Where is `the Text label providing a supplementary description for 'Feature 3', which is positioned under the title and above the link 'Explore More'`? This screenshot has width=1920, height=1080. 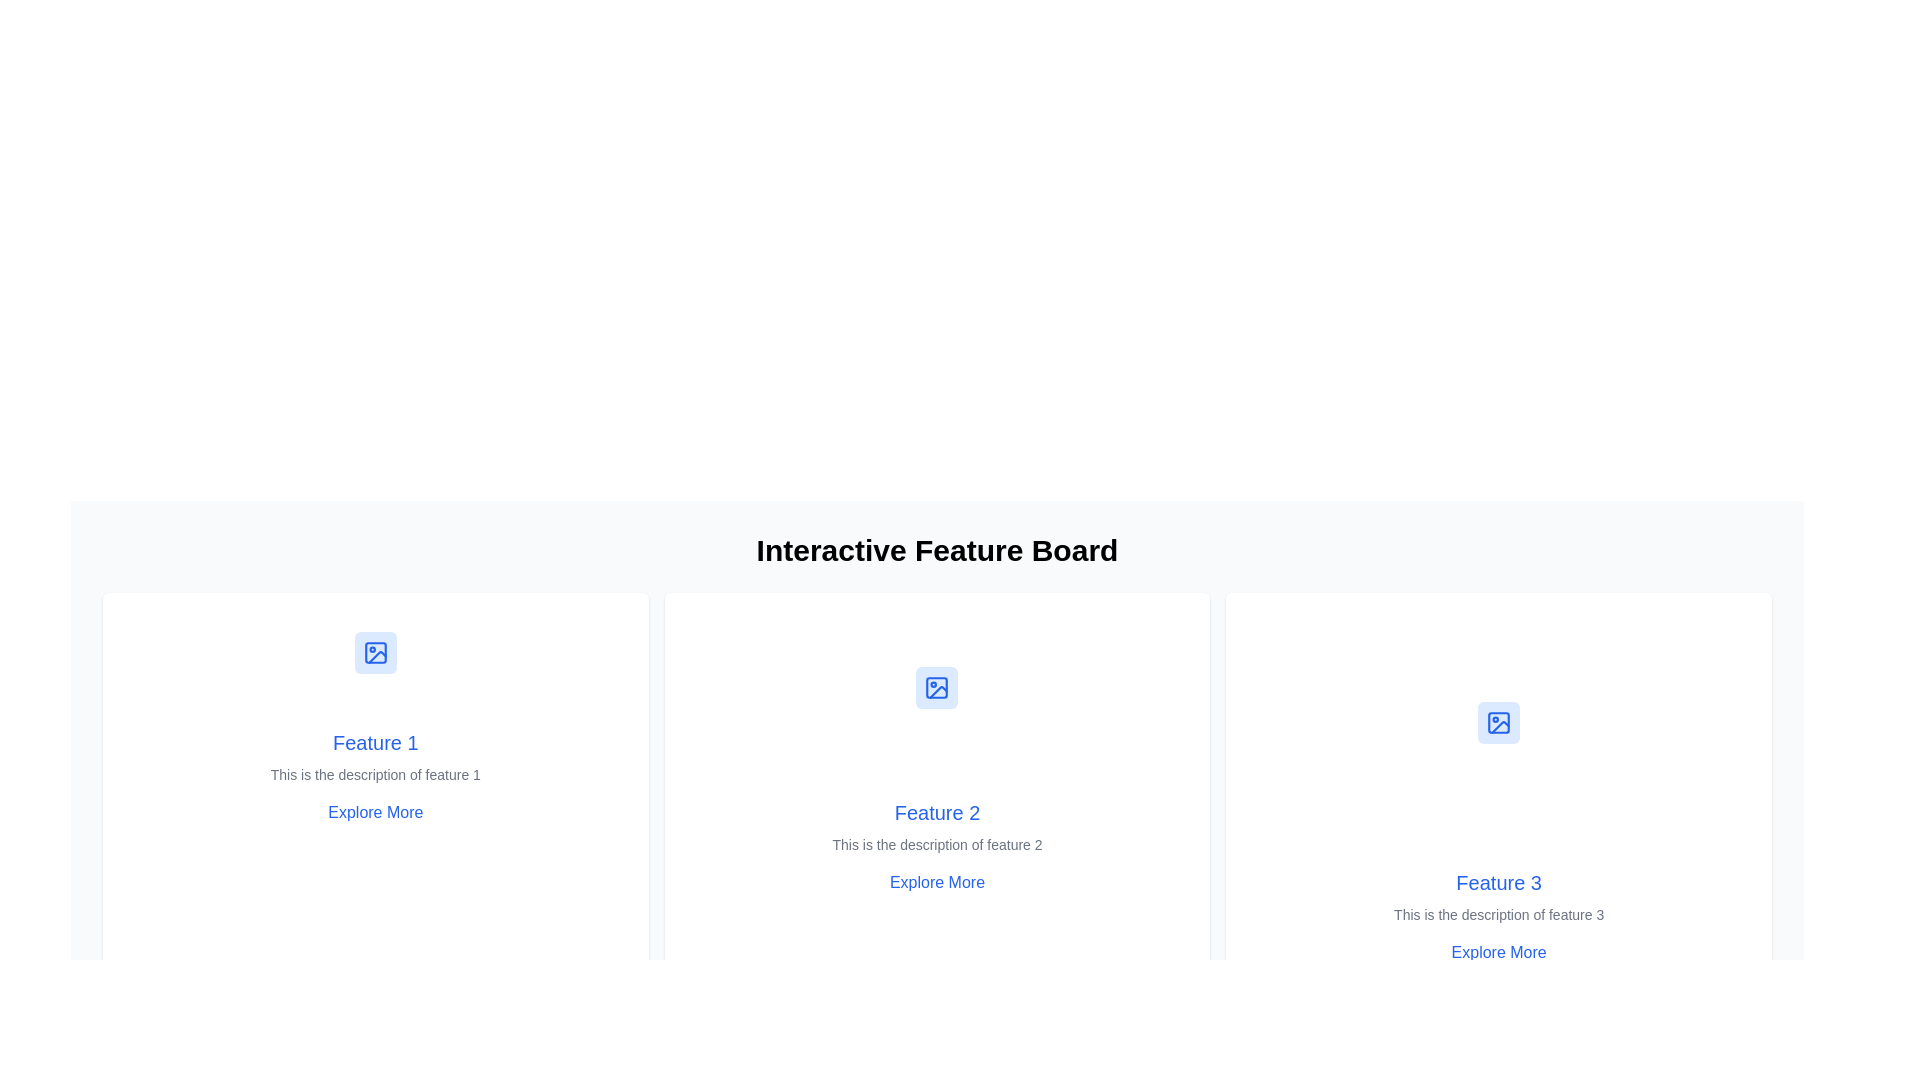
the Text label providing a supplementary description for 'Feature 3', which is positioned under the title and above the link 'Explore More' is located at coordinates (1499, 914).